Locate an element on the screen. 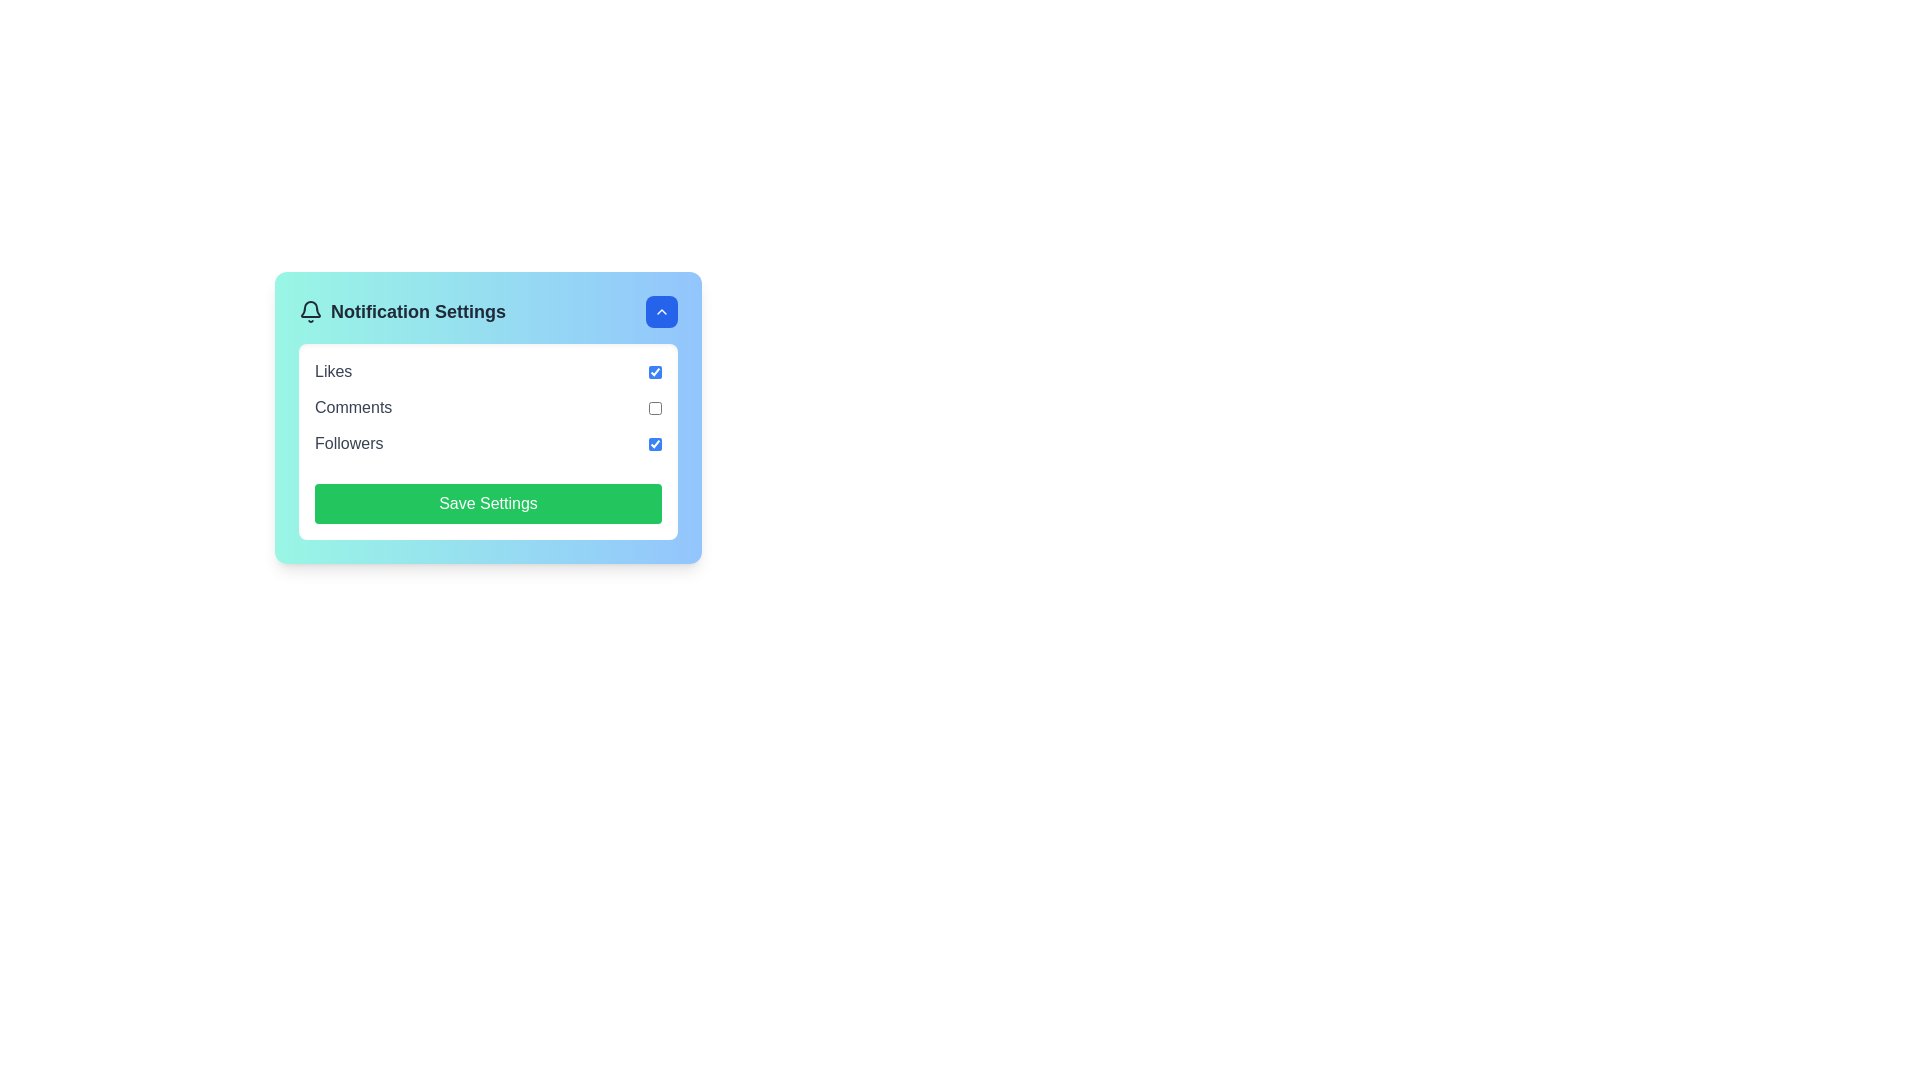 This screenshot has width=1920, height=1080. the confirm and save changes button located below the notification settings checkboxes is located at coordinates (488, 503).